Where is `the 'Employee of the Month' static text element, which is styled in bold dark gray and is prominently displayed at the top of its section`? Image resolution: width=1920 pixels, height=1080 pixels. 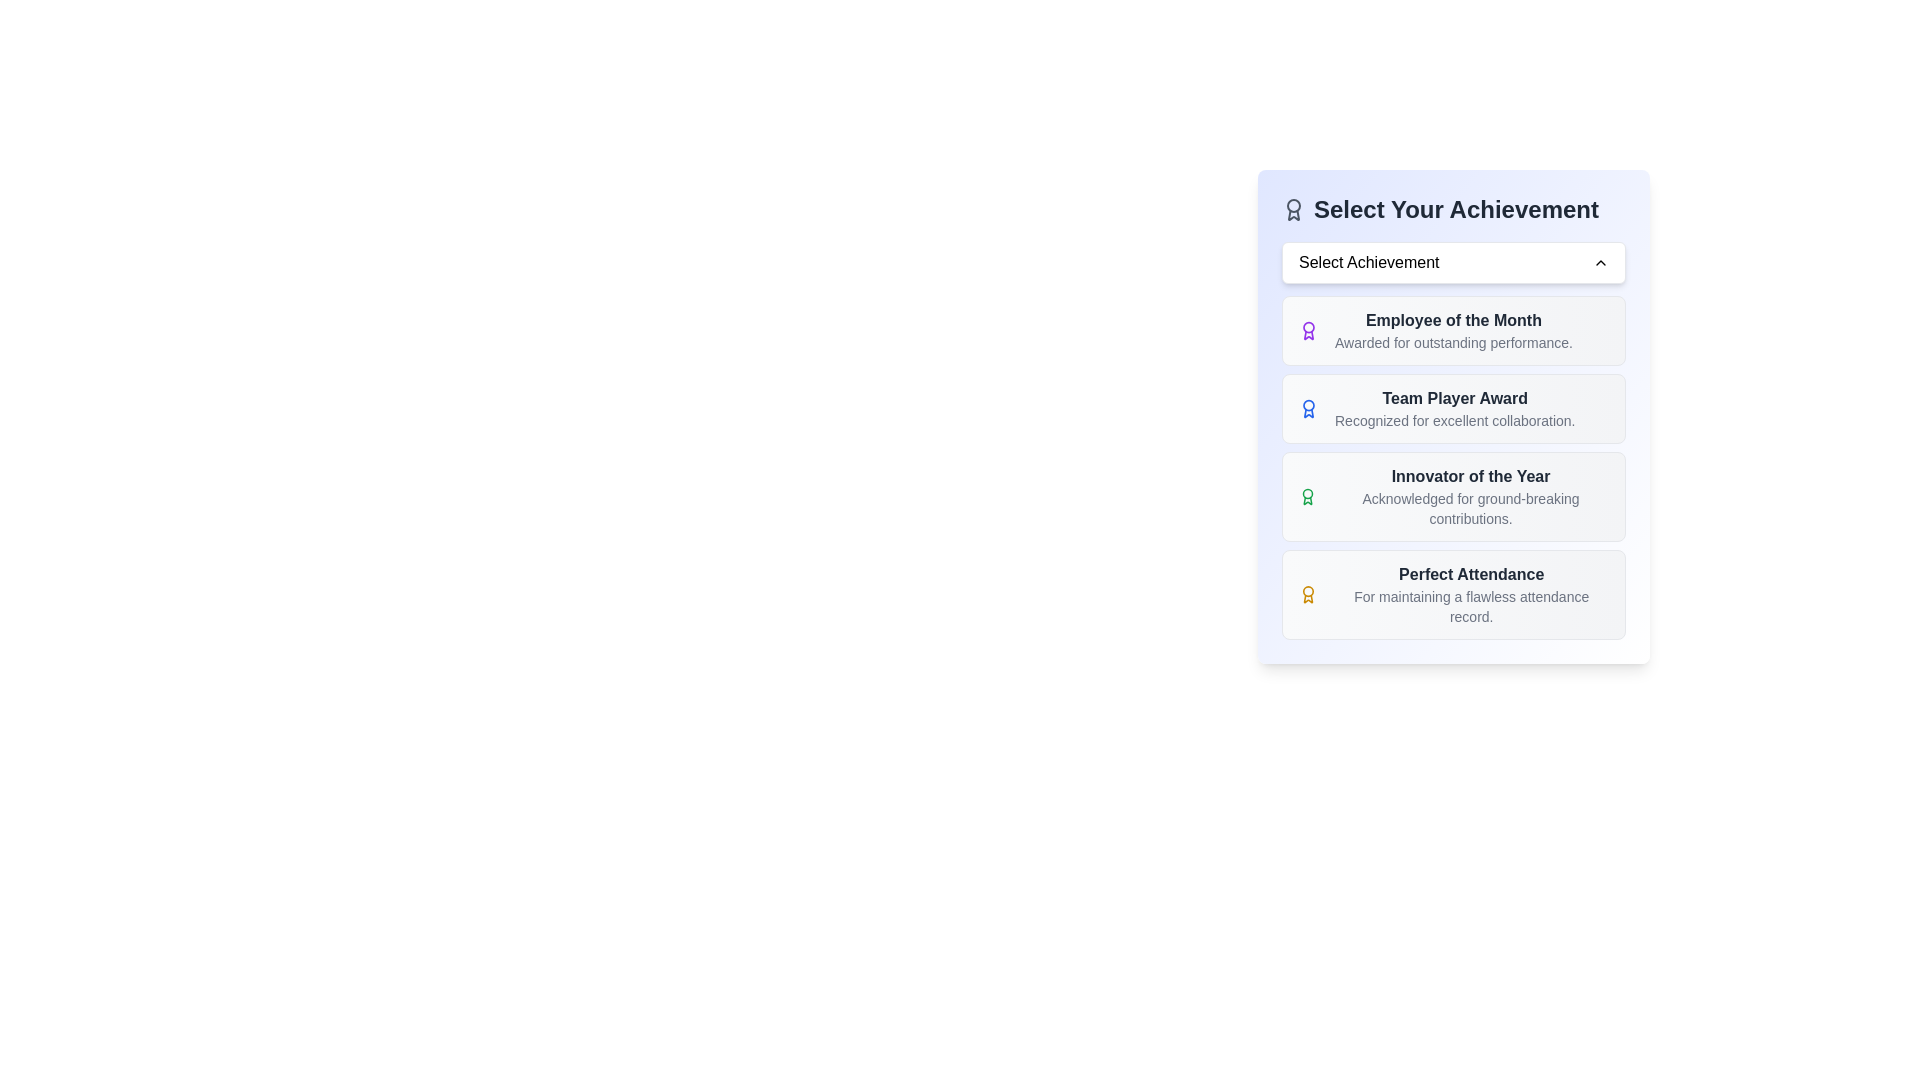
the 'Employee of the Month' static text element, which is styled in bold dark gray and is prominently displayed at the top of its section is located at coordinates (1454, 319).